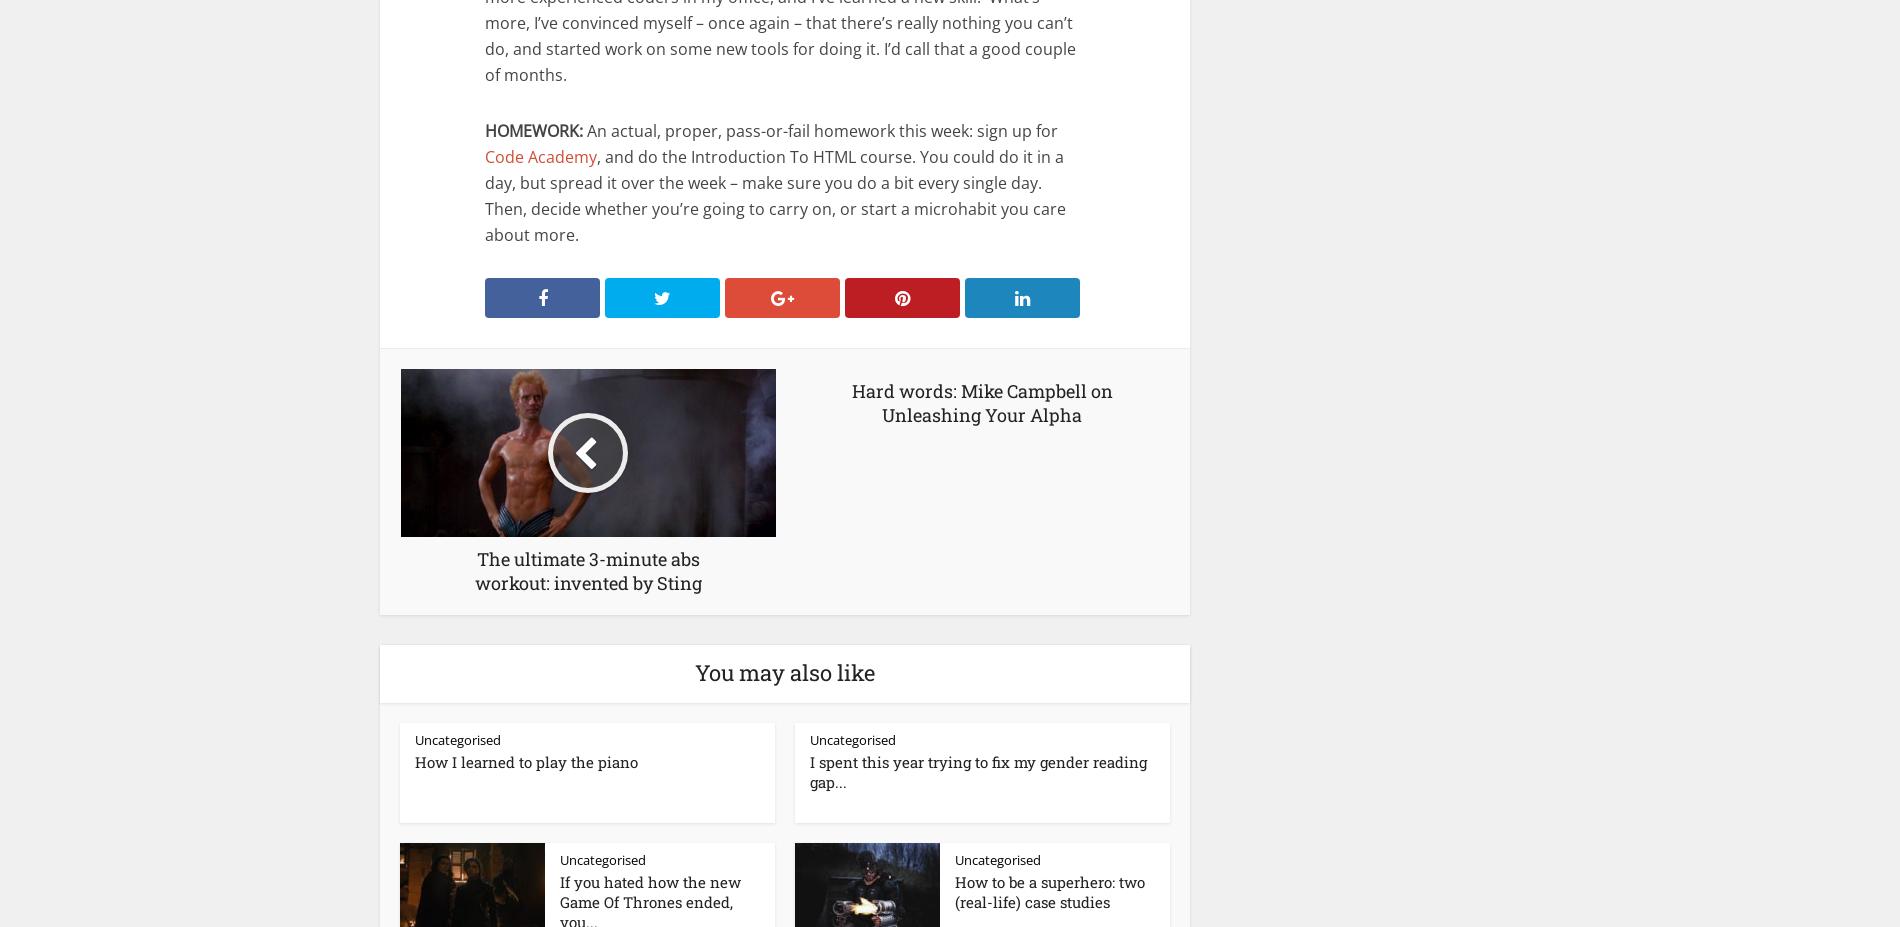 Image resolution: width=1900 pixels, height=927 pixels. What do you see at coordinates (981, 401) in the screenshot?
I see `'Hard words: Mike Campbell on Unleashing Your Alpha'` at bounding box center [981, 401].